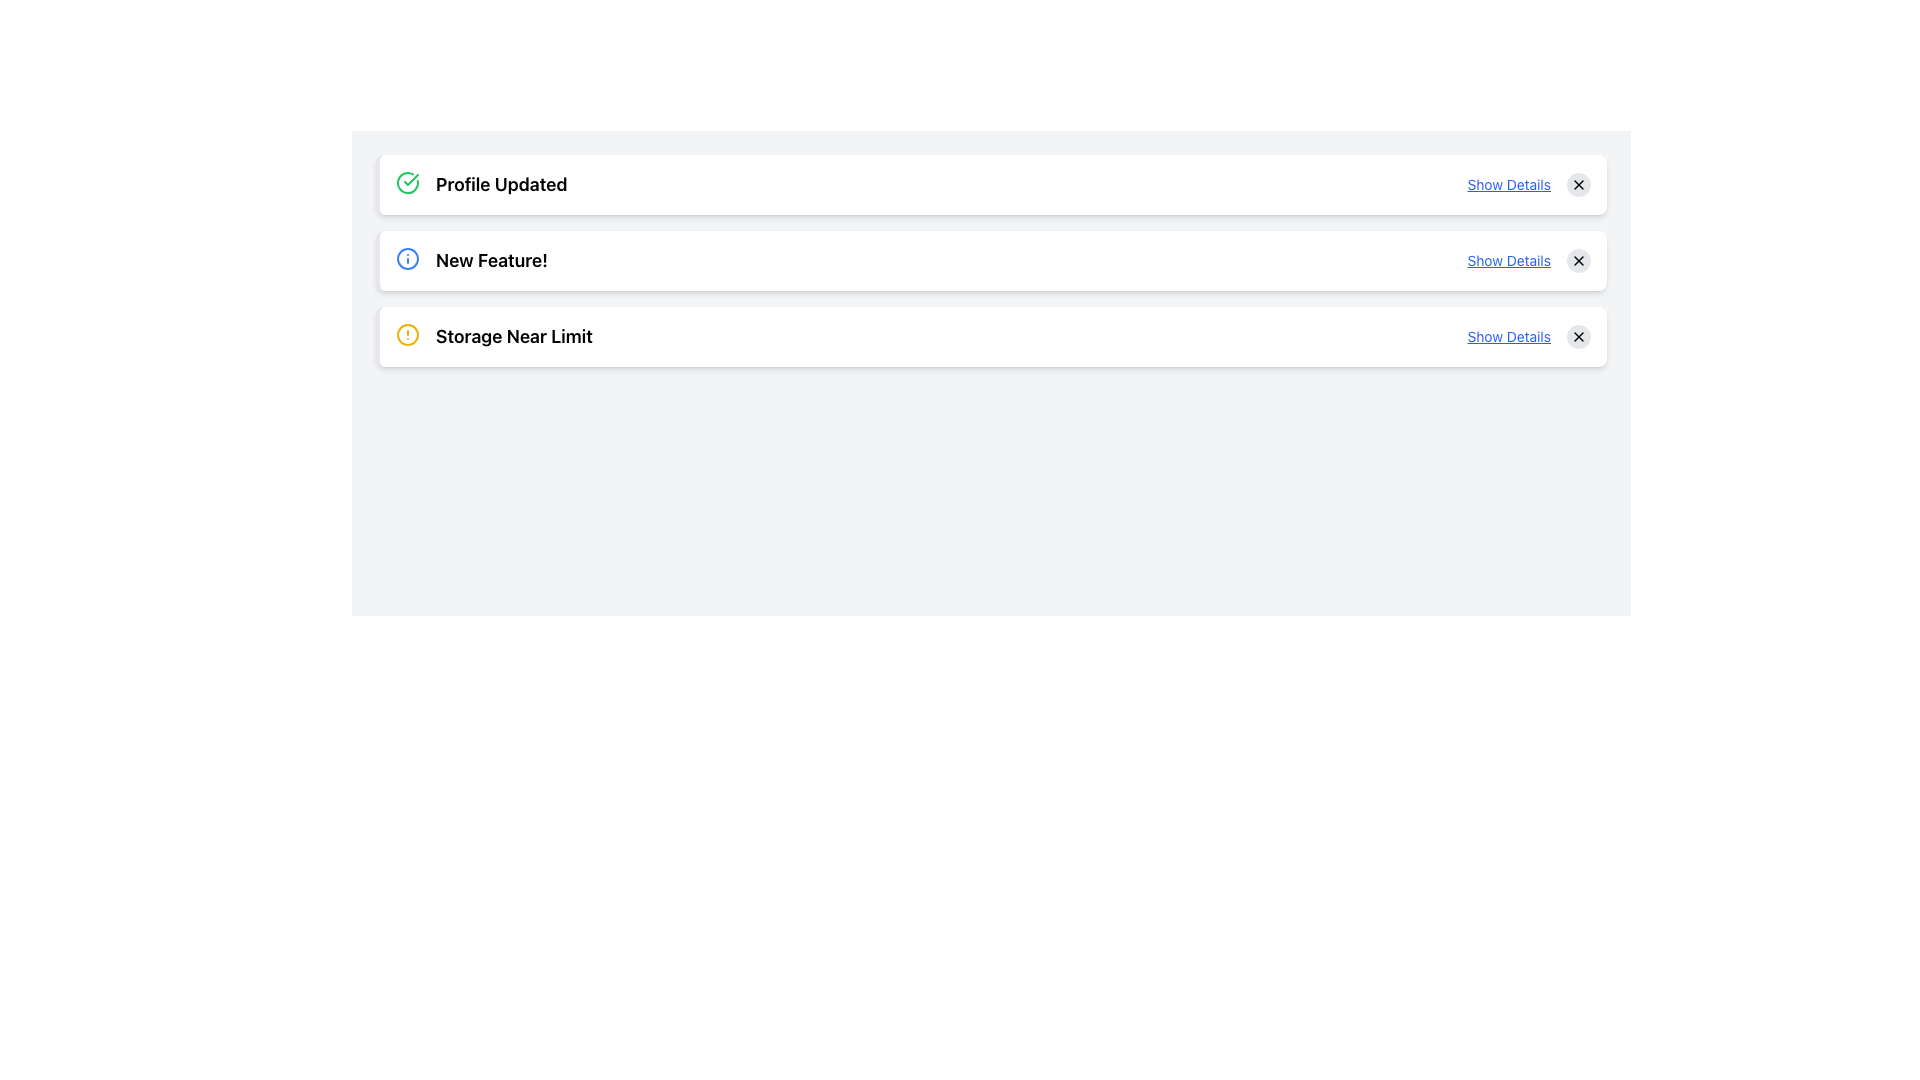 The image size is (1920, 1080). What do you see at coordinates (1578, 185) in the screenshot?
I see `the close button icon located at the far right of the 'Profile Updated' notification to dismiss the notification` at bounding box center [1578, 185].